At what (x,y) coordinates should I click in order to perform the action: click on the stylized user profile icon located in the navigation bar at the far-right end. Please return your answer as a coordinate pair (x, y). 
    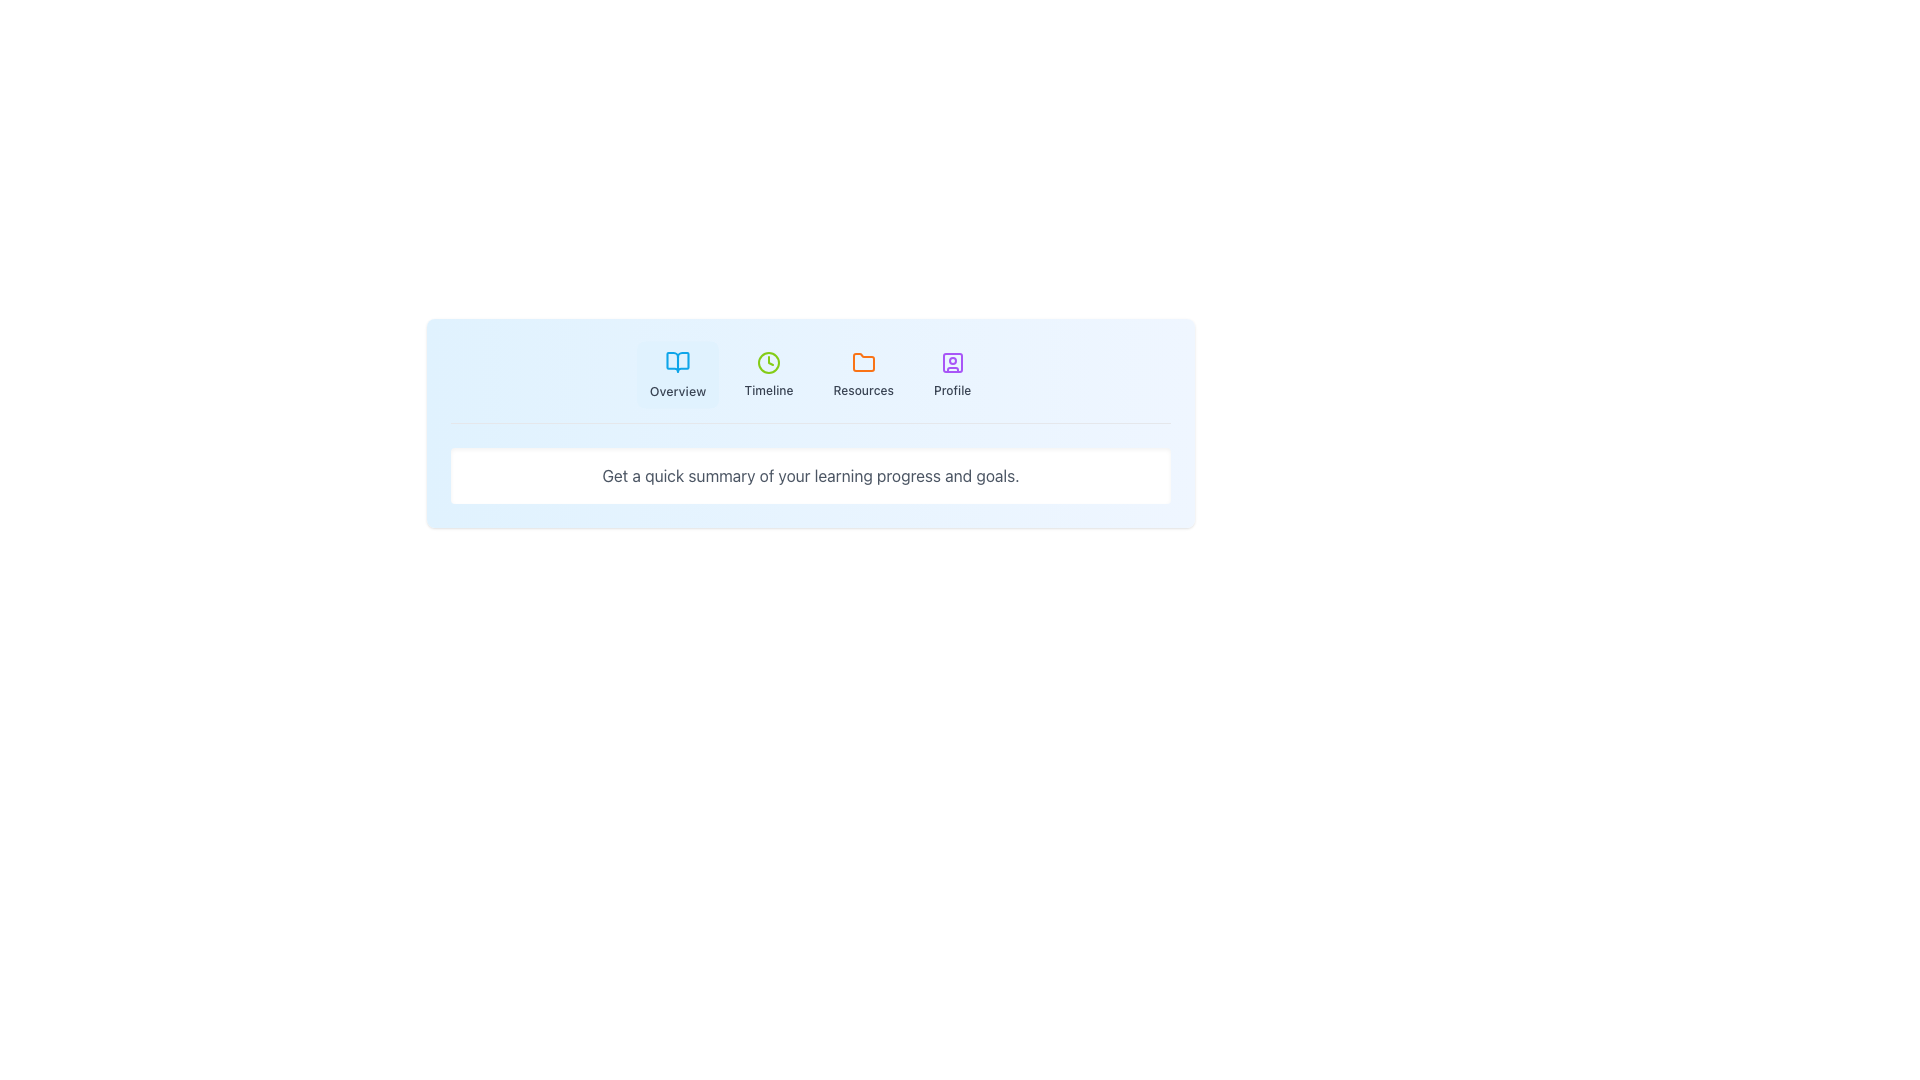
    Looking at the image, I should click on (951, 362).